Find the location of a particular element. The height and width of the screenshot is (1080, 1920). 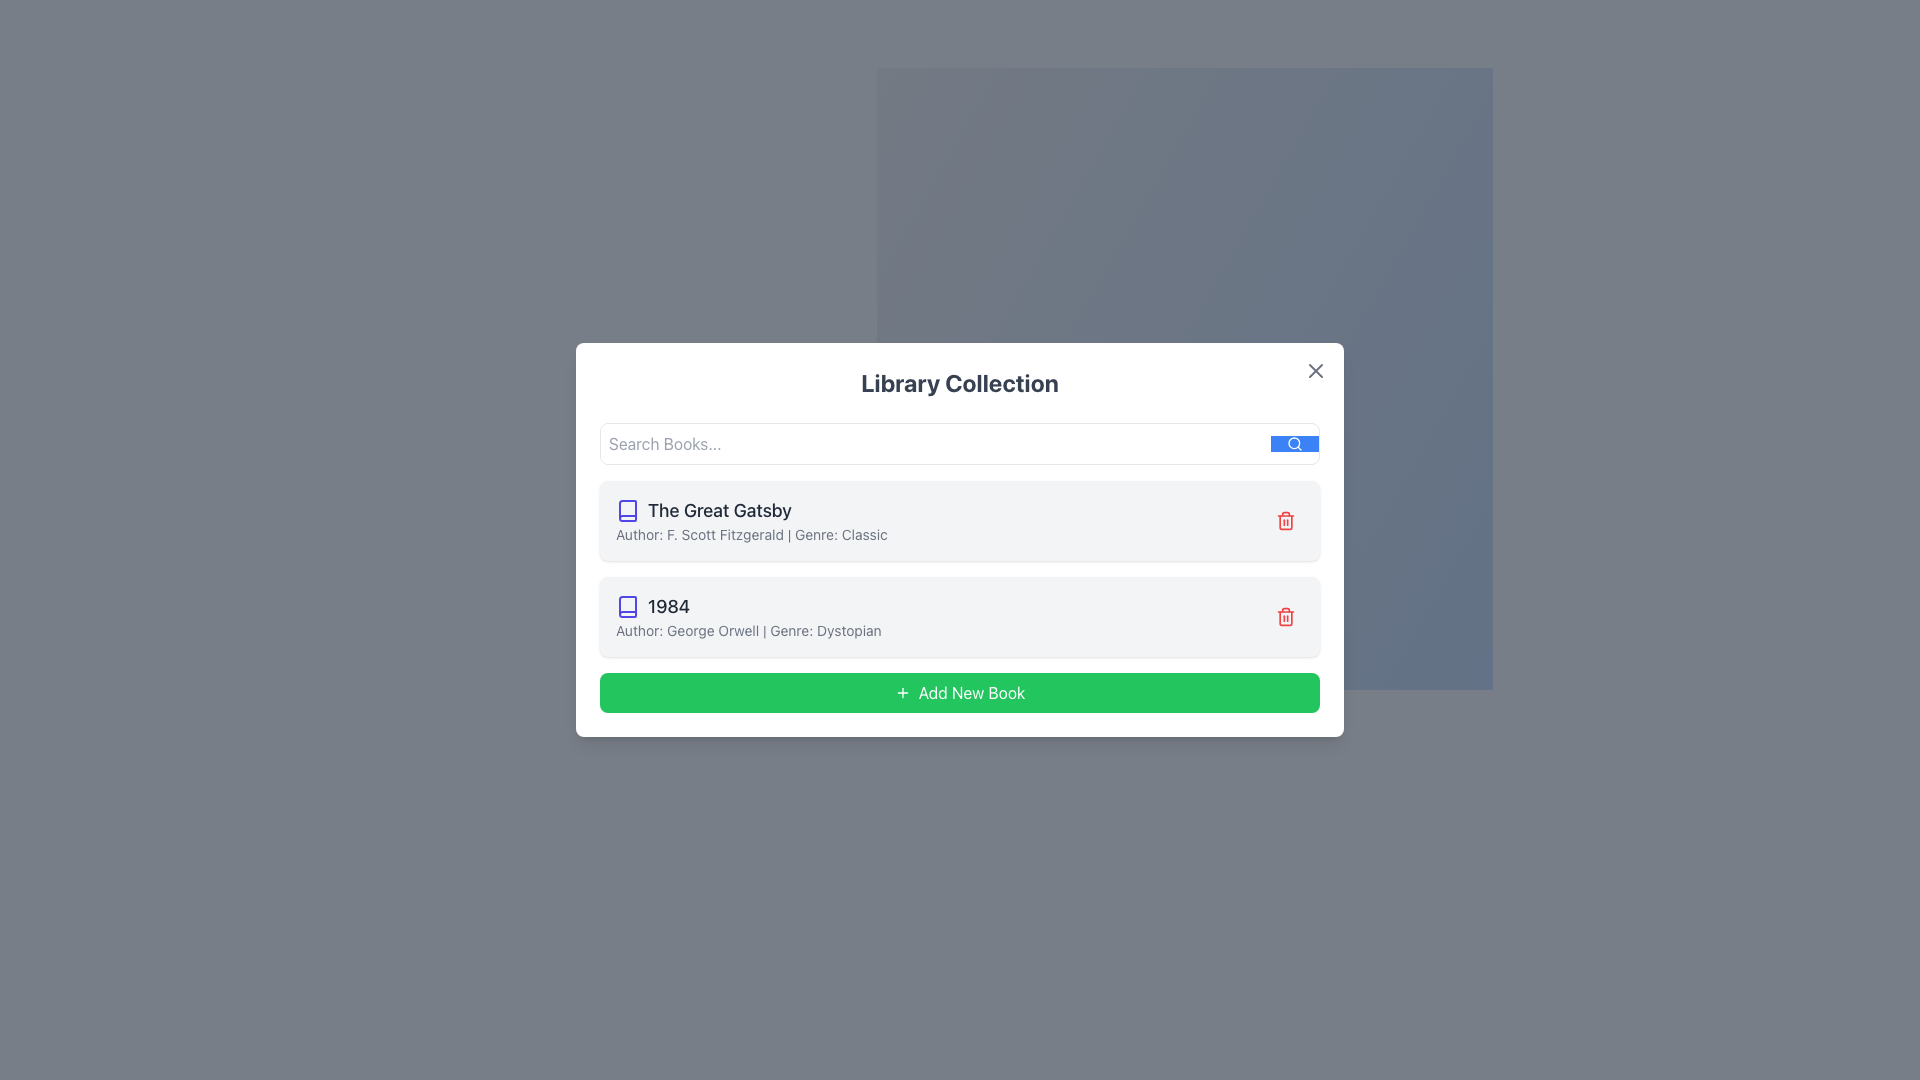

the List item displaying book information for 'The Great Gatsby' is located at coordinates (750, 519).